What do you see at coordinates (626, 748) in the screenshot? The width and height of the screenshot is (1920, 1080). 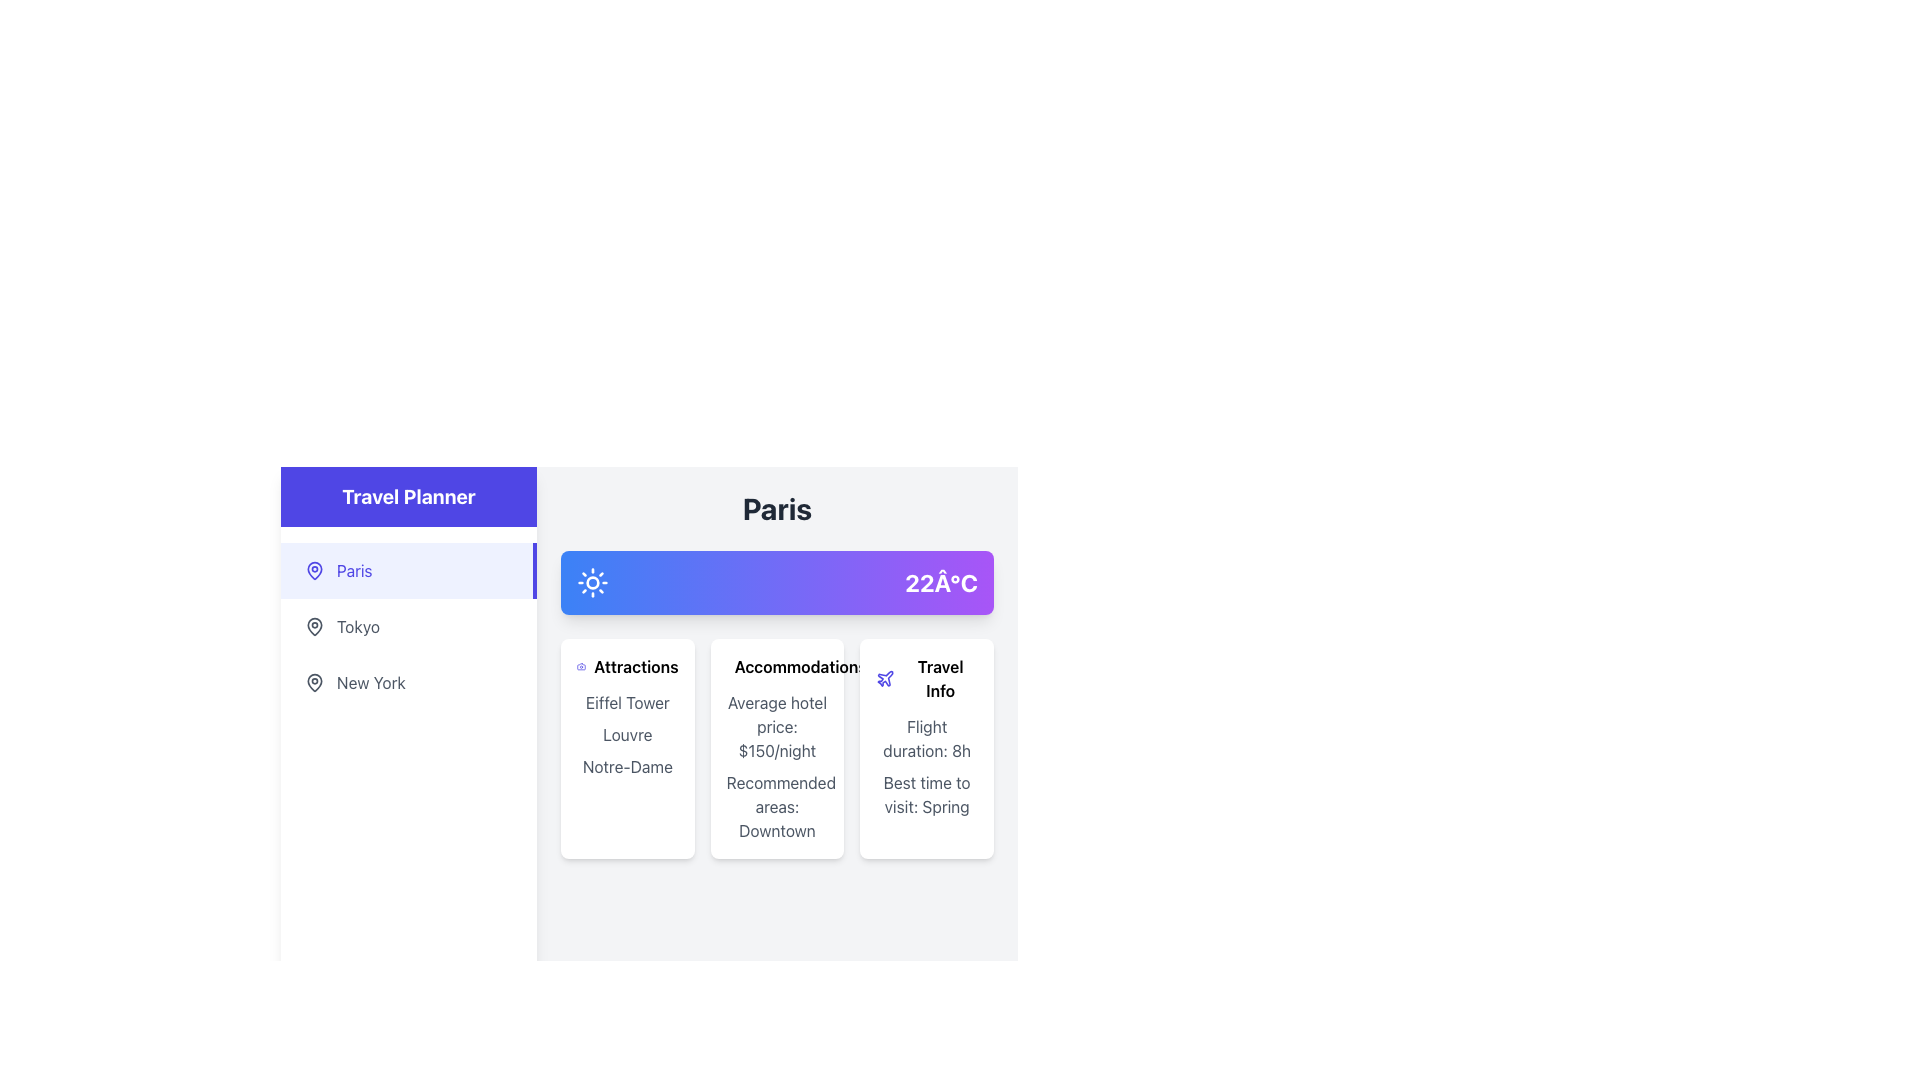 I see `the 'Attractions' informational card which has a white background, rounded corners, and contains the heading text 'Attractions' in bold along with a list of attractions and a camera icon` at bounding box center [626, 748].